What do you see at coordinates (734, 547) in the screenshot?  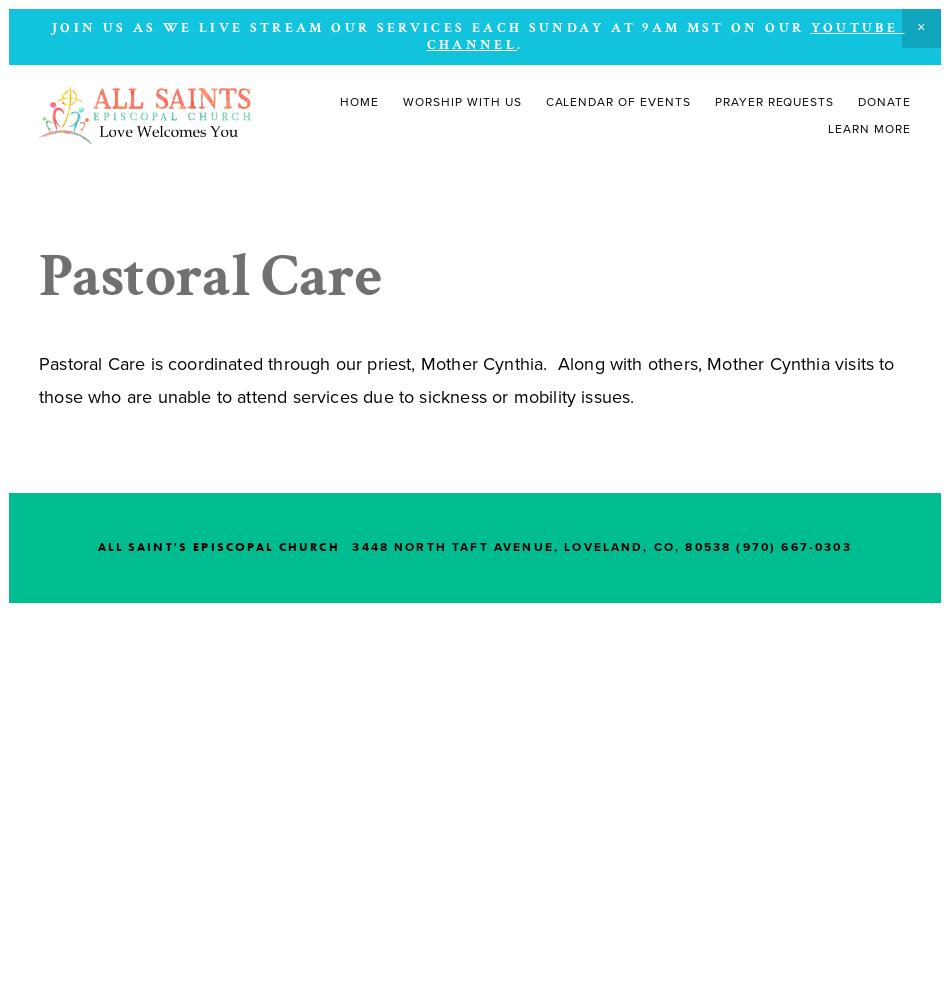 I see `'(970) 667-0303'` at bounding box center [734, 547].